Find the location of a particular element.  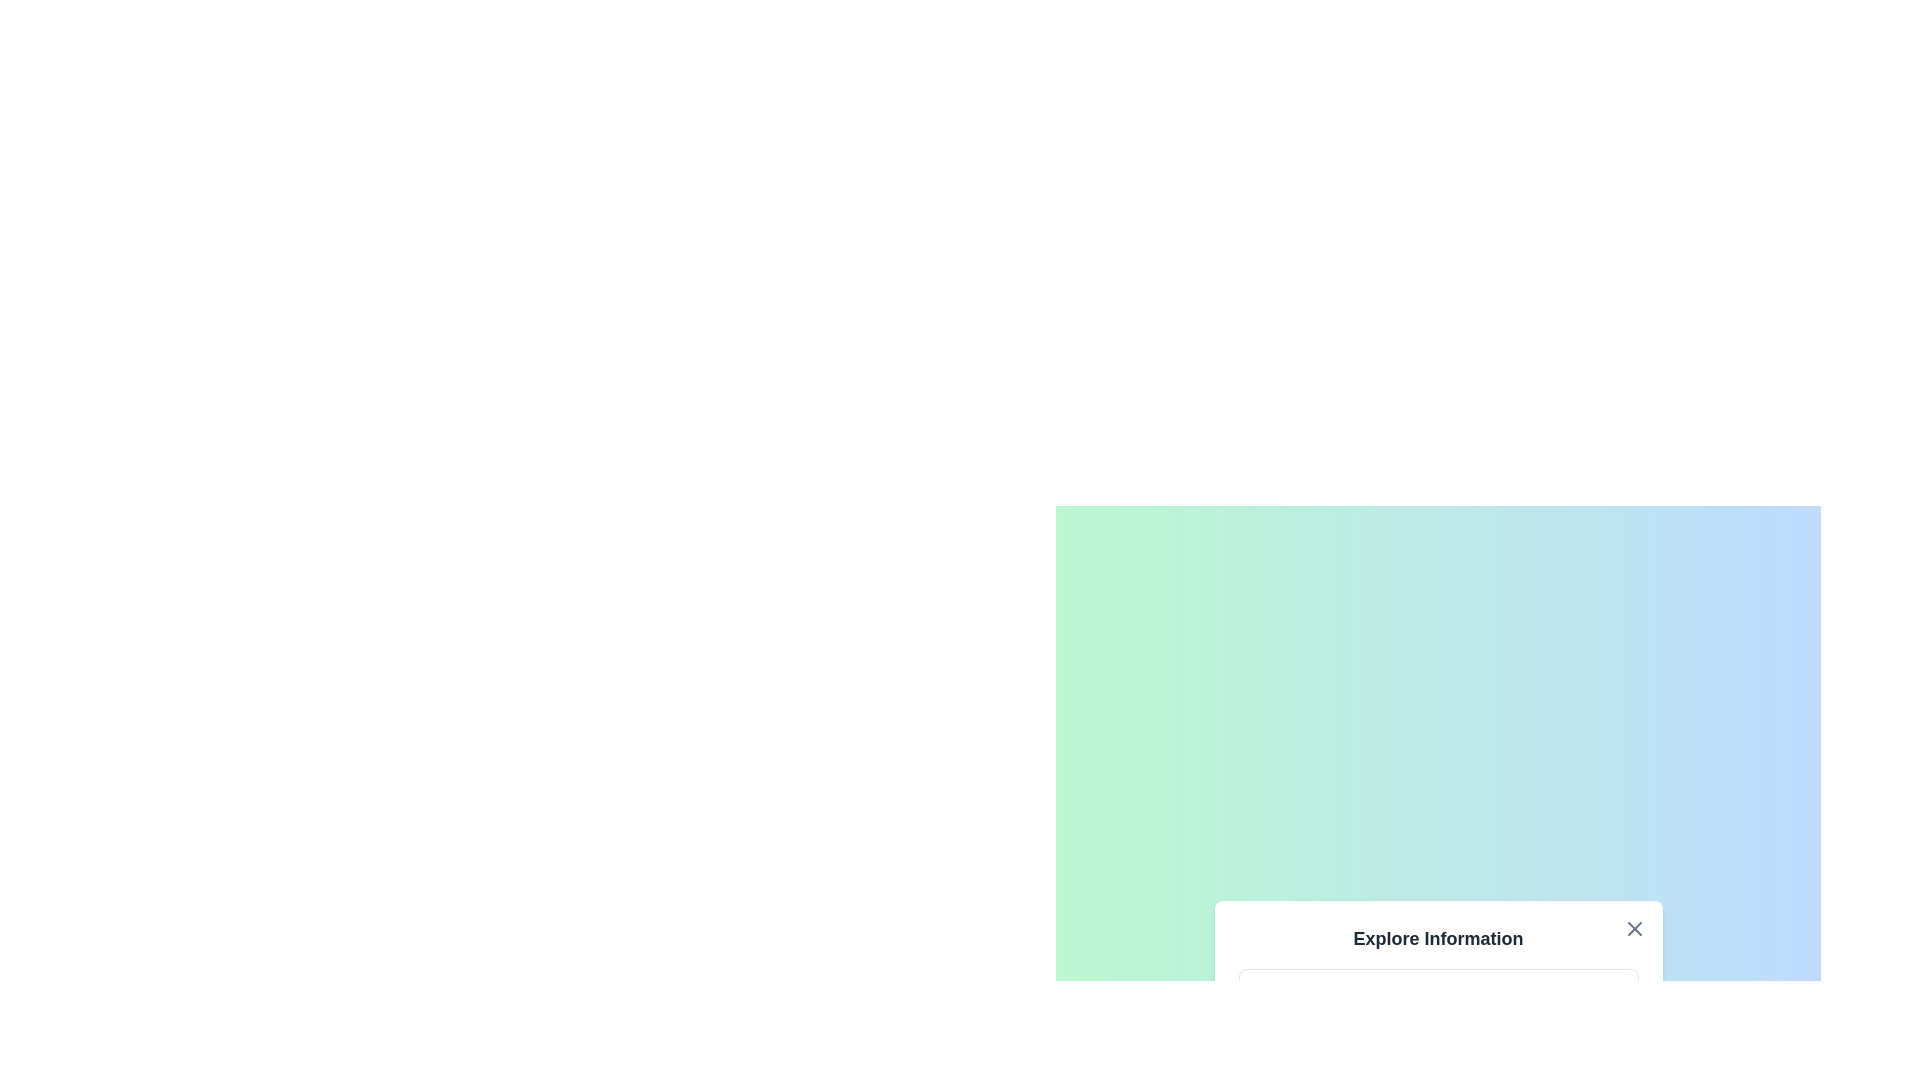

the item User Guide to view its details is located at coordinates (1437, 1067).